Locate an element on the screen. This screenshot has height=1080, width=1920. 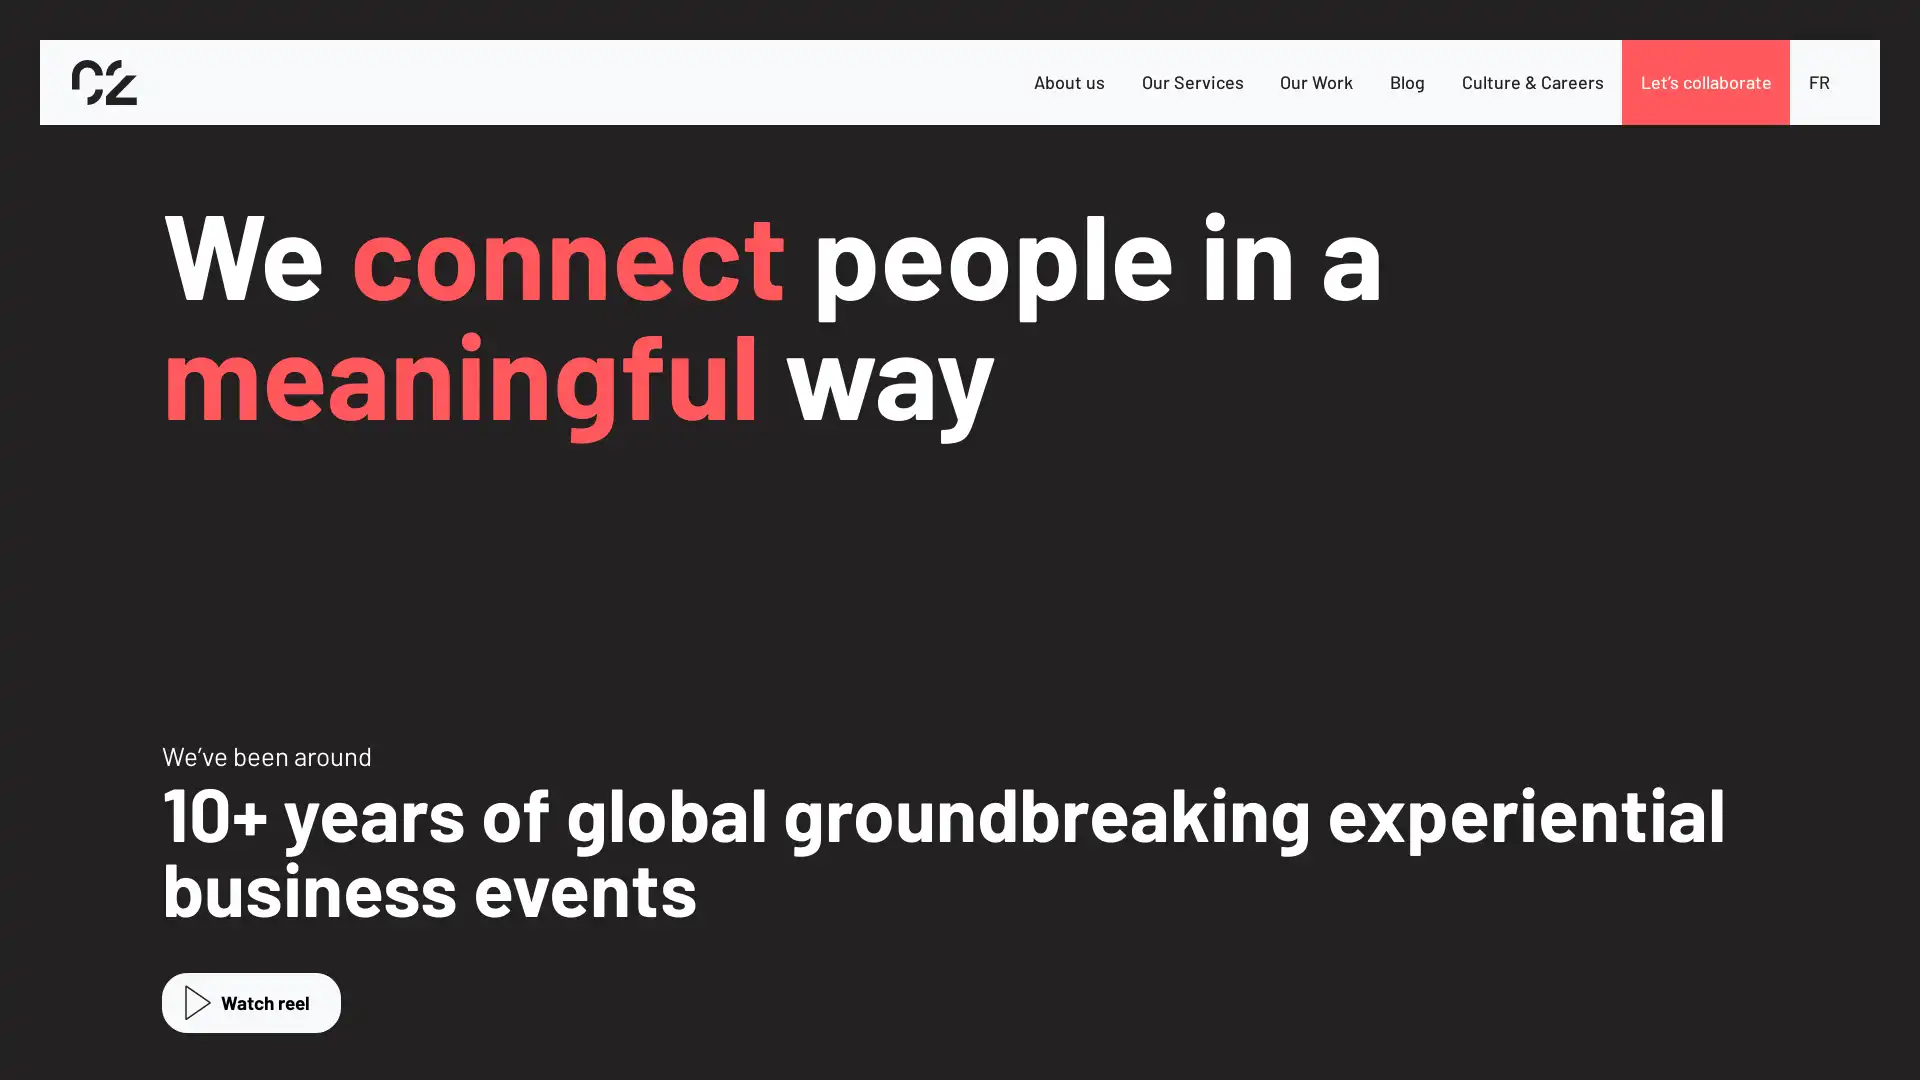
Watch reel is located at coordinates (250, 1002).